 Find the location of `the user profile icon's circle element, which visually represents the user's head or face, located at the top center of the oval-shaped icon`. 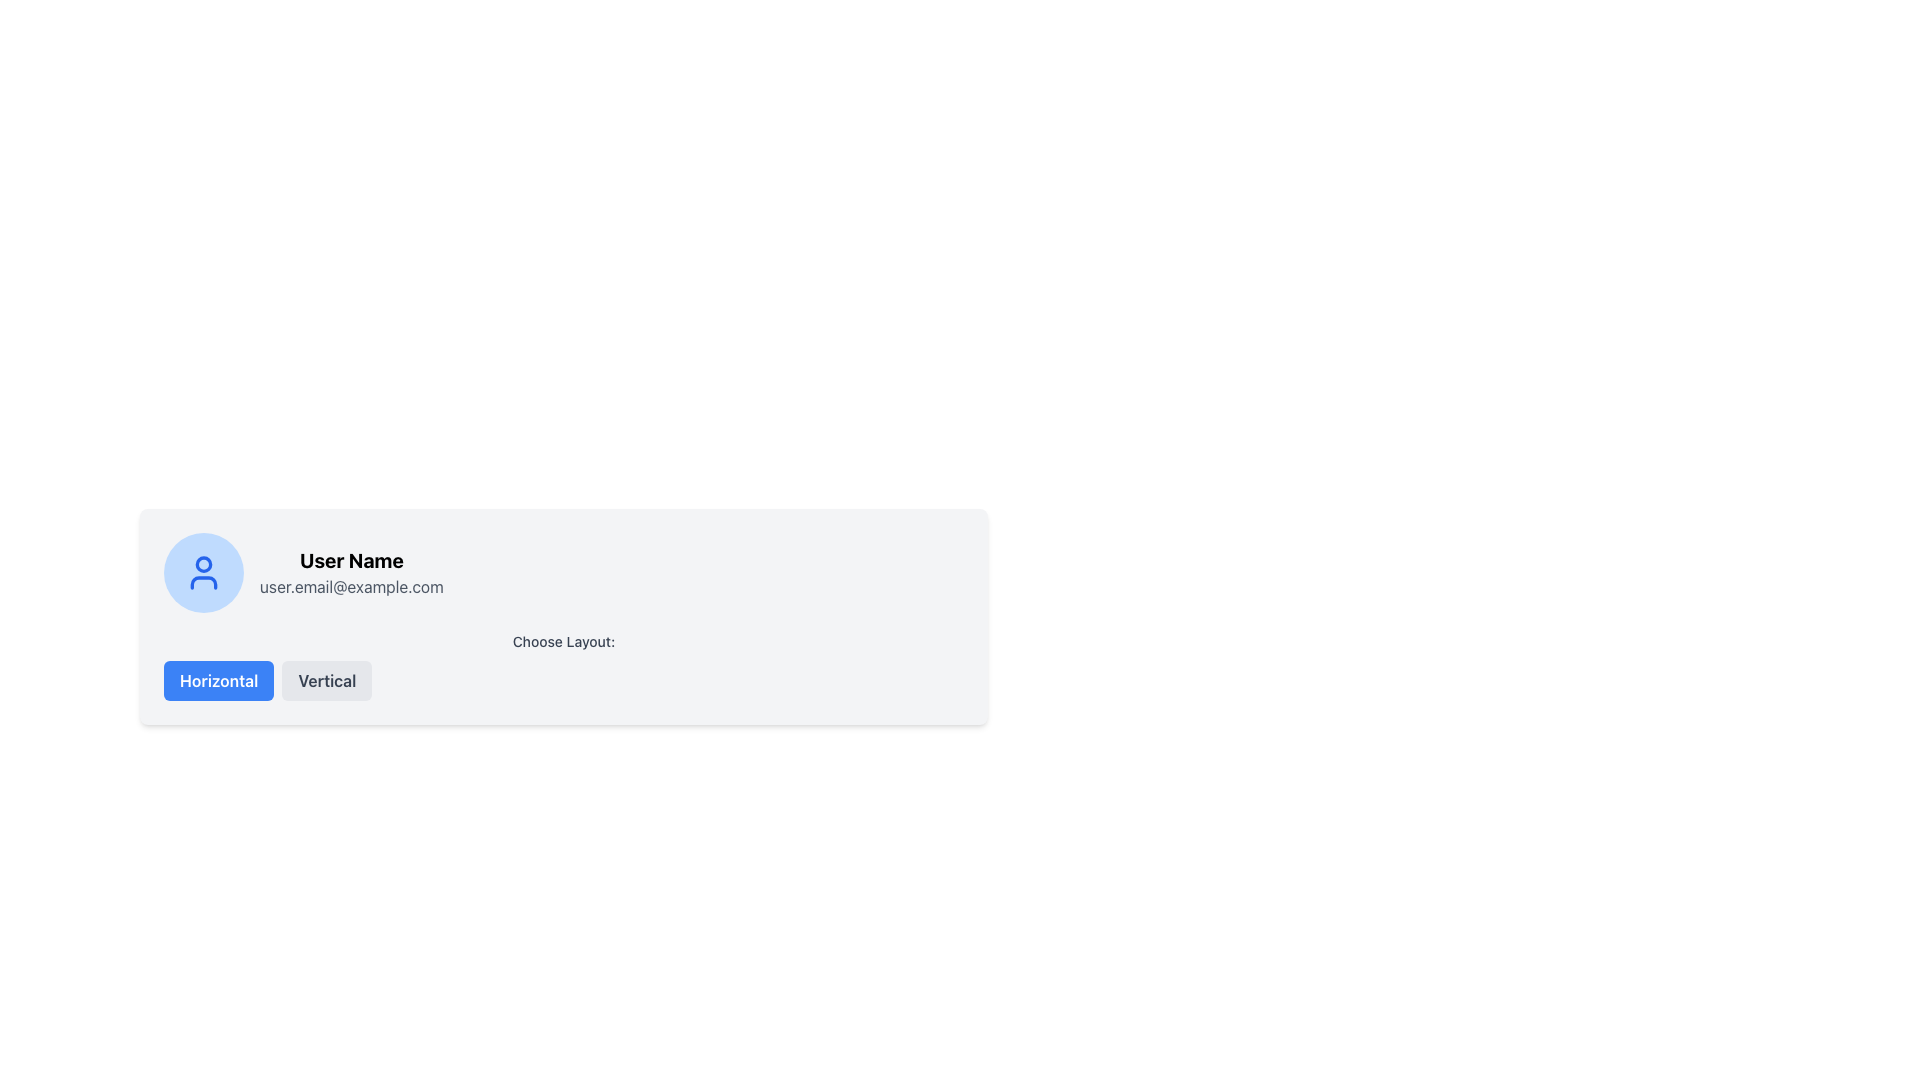

the user profile icon's circle element, which visually represents the user's head or face, located at the top center of the oval-shaped icon is located at coordinates (203, 563).